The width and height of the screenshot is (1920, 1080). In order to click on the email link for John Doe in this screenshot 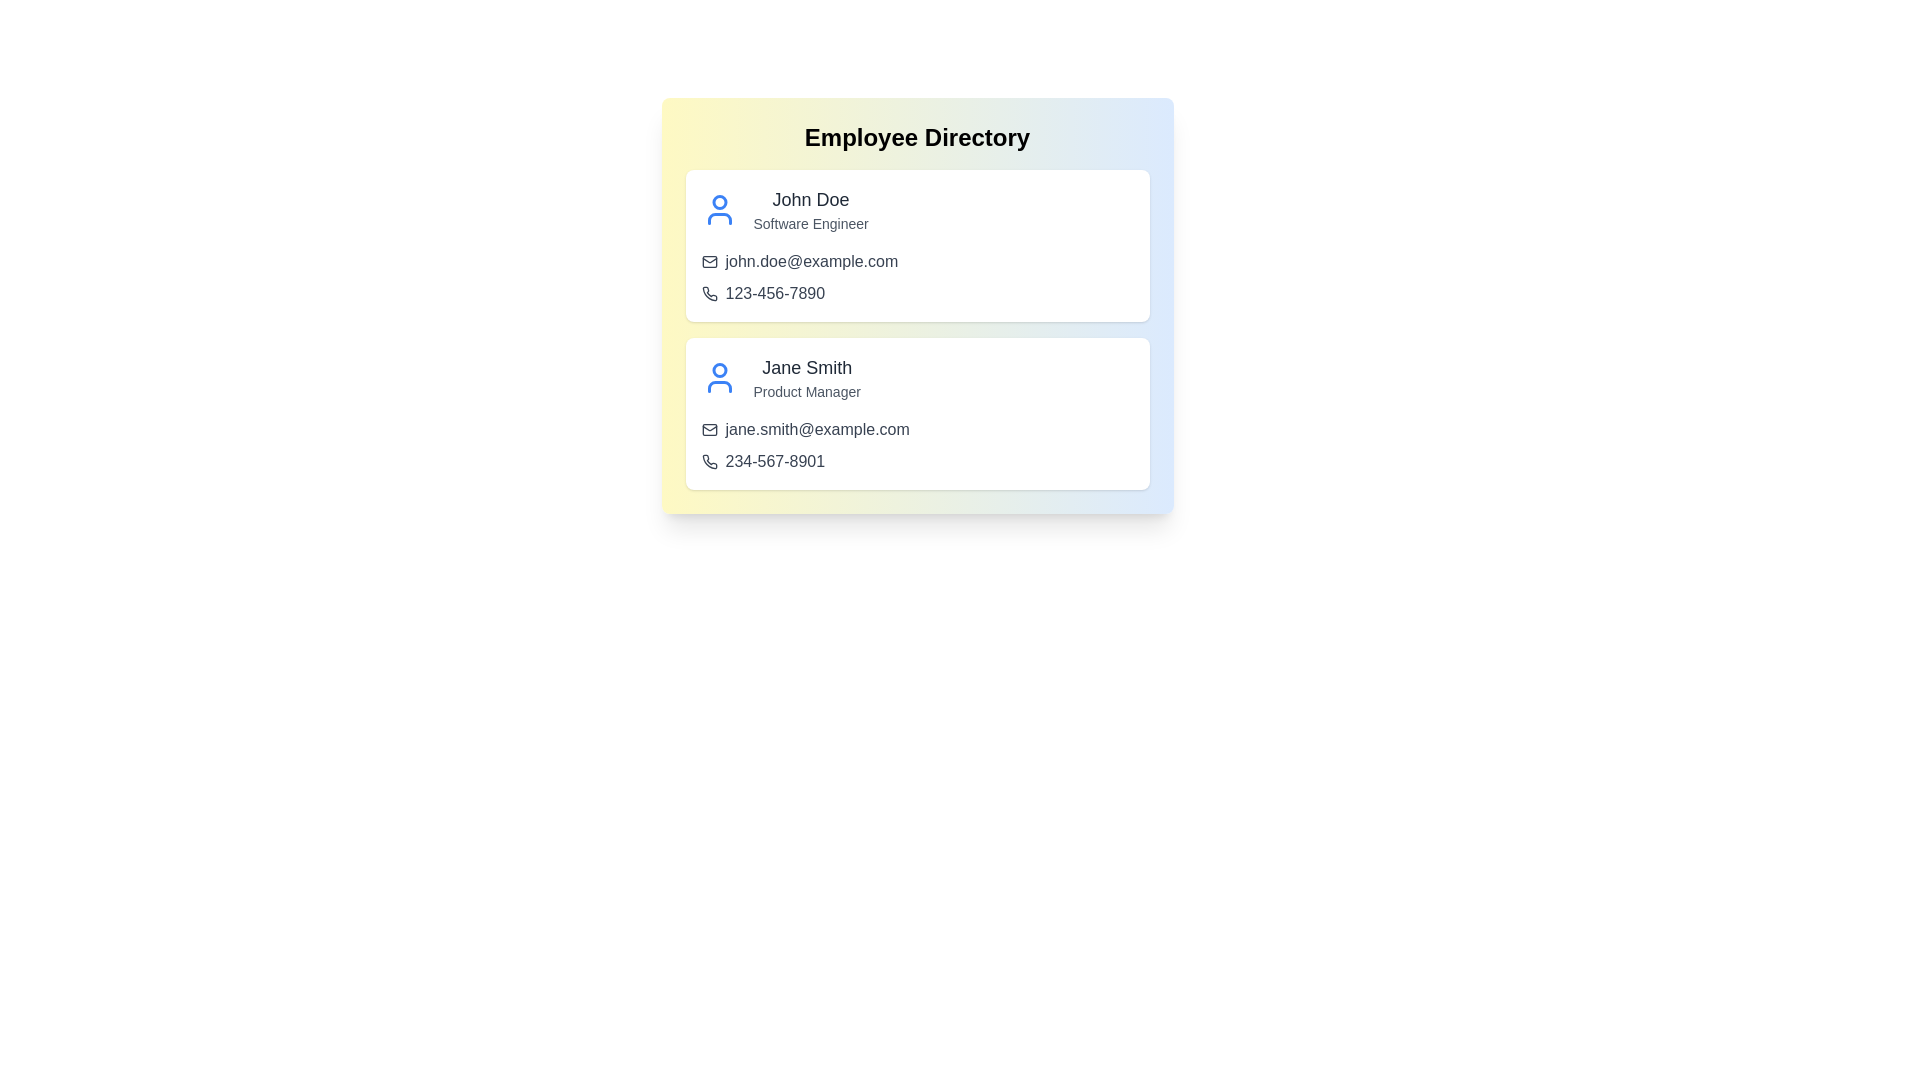, I will do `click(916, 261)`.